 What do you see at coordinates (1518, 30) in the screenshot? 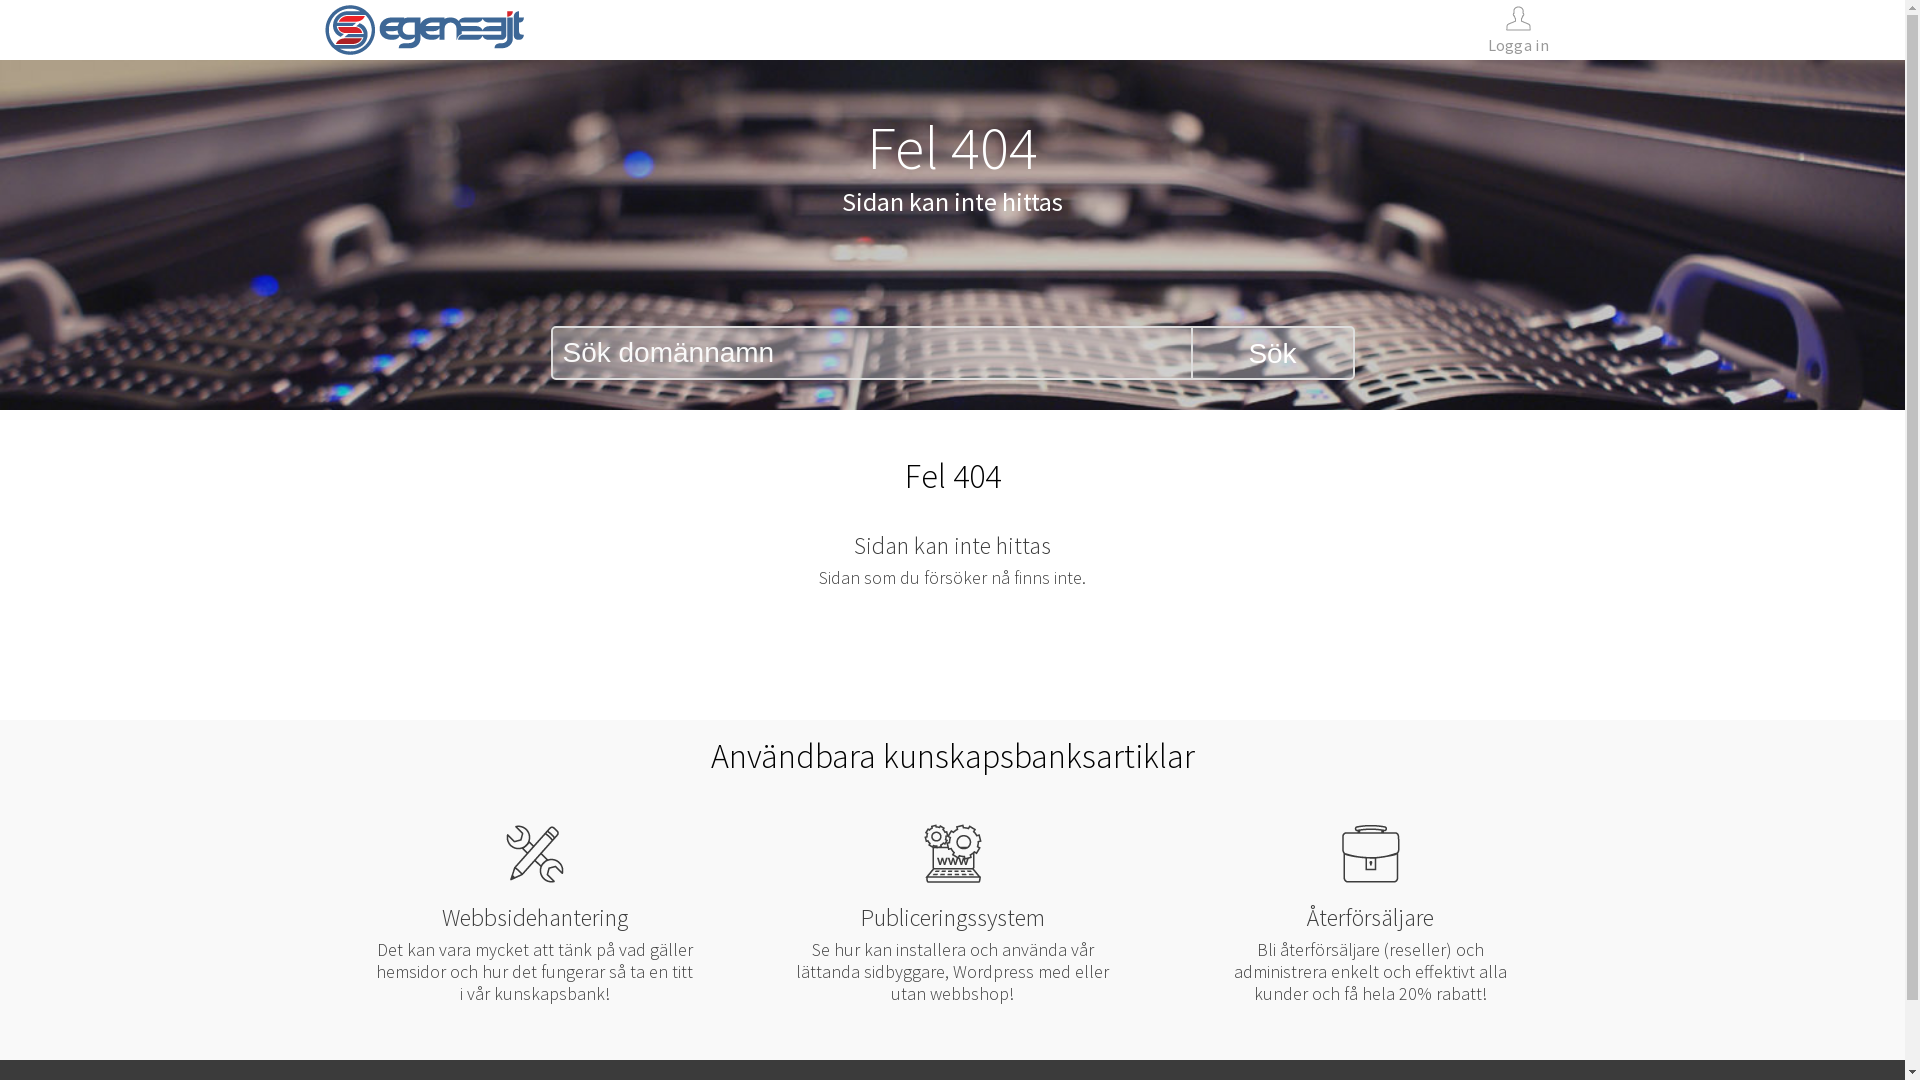
I see `'Logga in'` at bounding box center [1518, 30].